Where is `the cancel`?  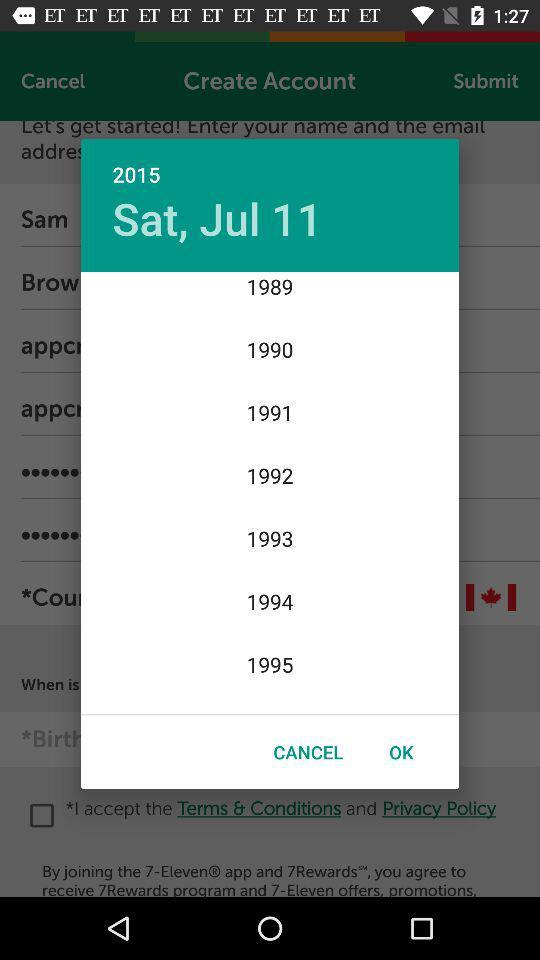
the cancel is located at coordinates (308, 751).